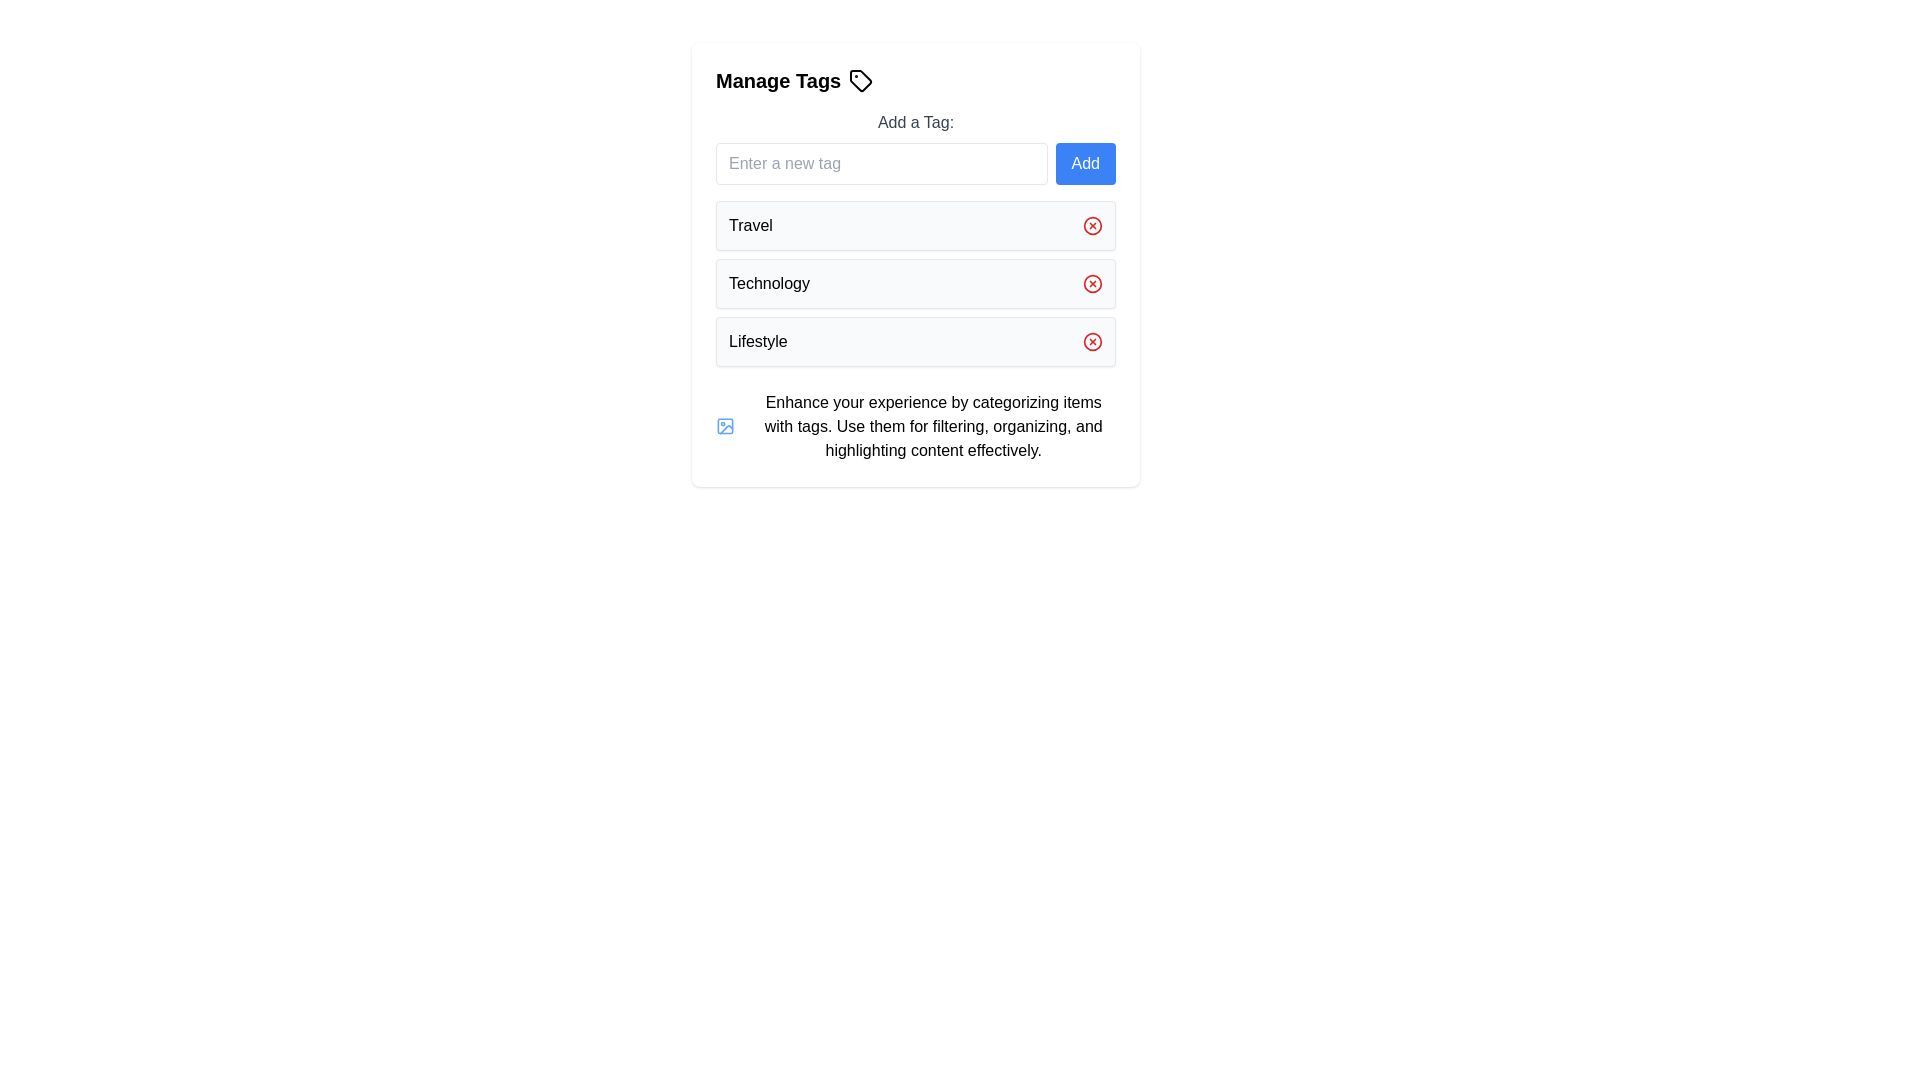  I want to click on the delete button located to the right of the 'Technology' tag, so click(1092, 284).